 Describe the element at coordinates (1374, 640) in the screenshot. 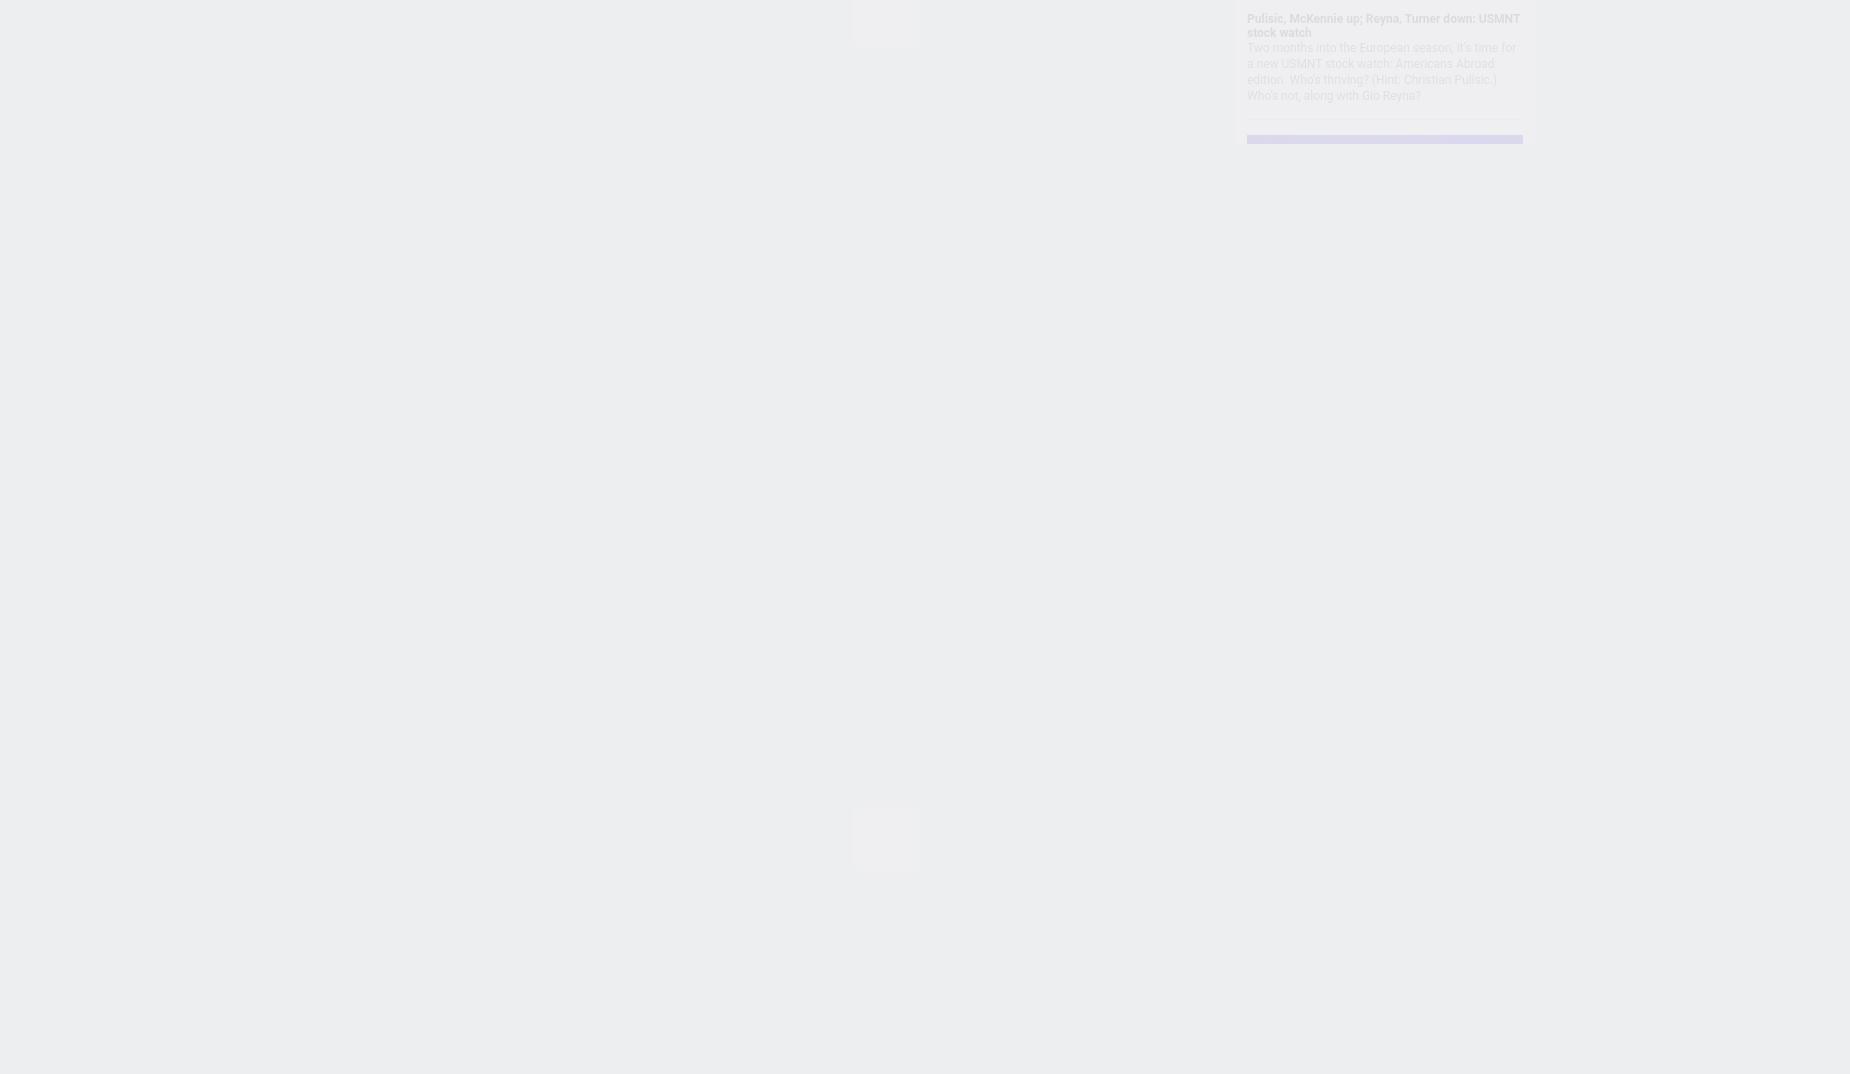

I see `'The FC 100 for 2023: Haaland, Mbappe lead our list of best men's soccer players'` at that location.